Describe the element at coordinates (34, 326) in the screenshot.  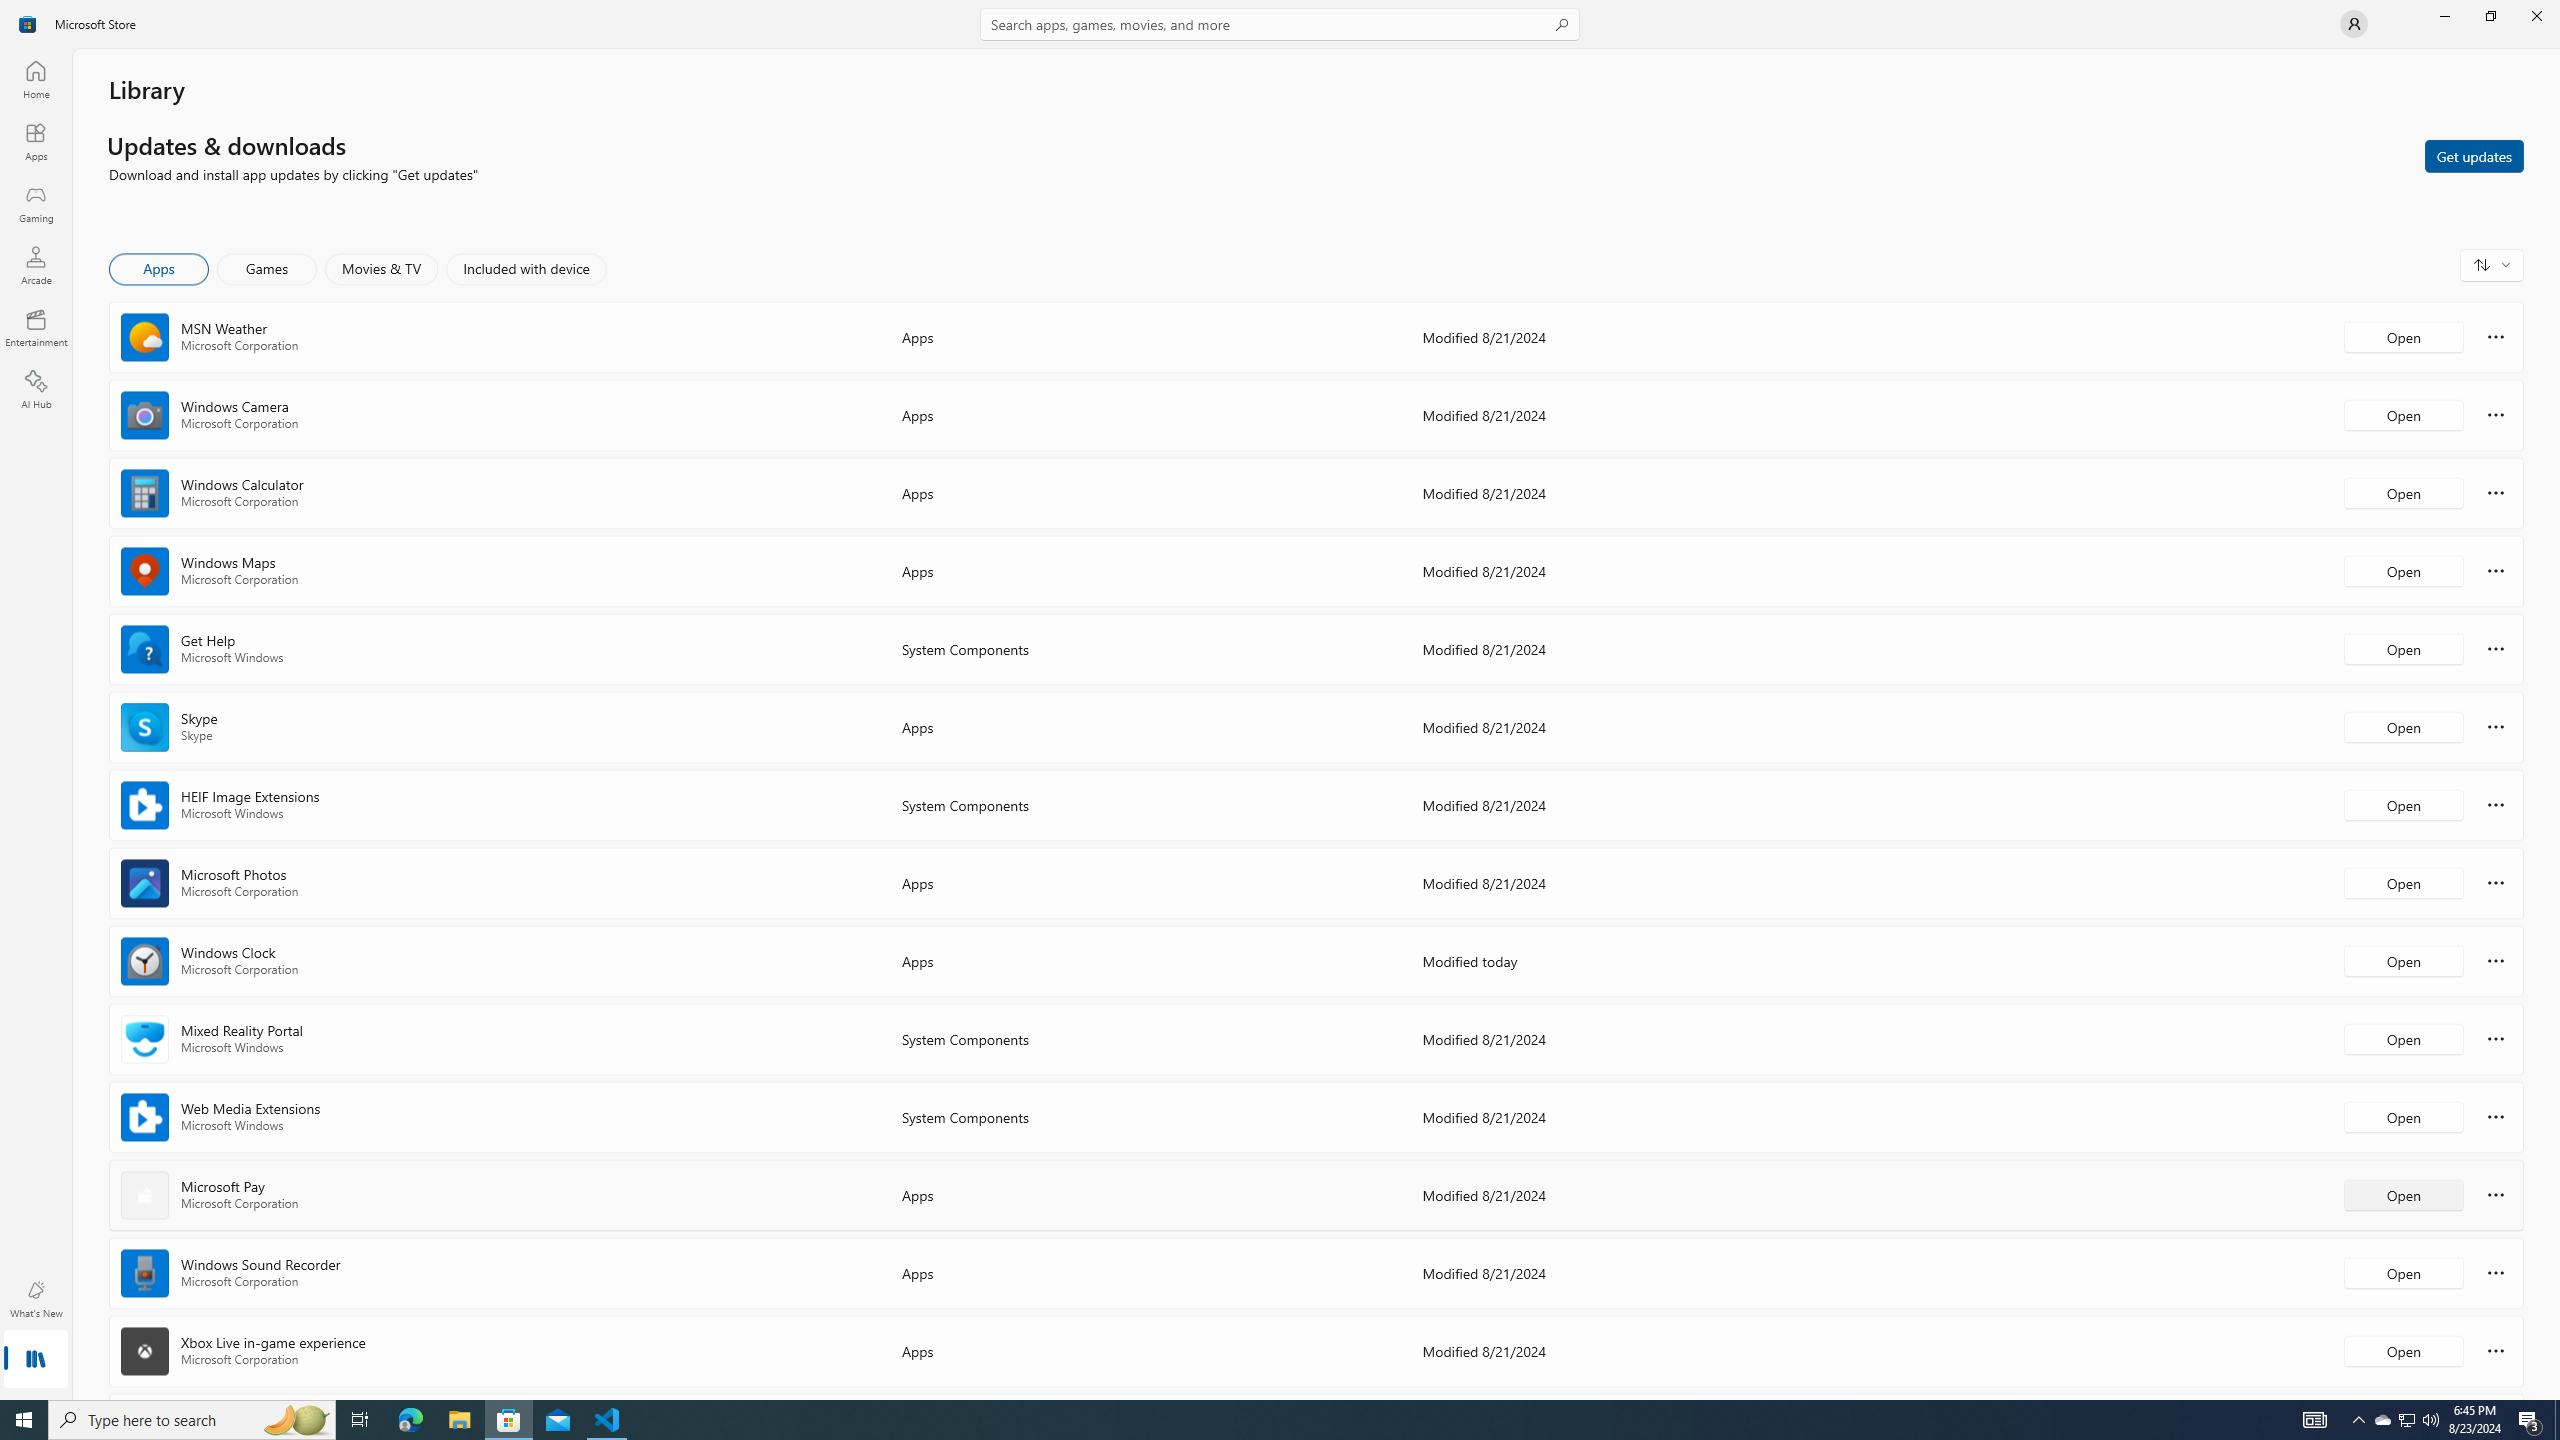
I see `'Entertainment'` at that location.